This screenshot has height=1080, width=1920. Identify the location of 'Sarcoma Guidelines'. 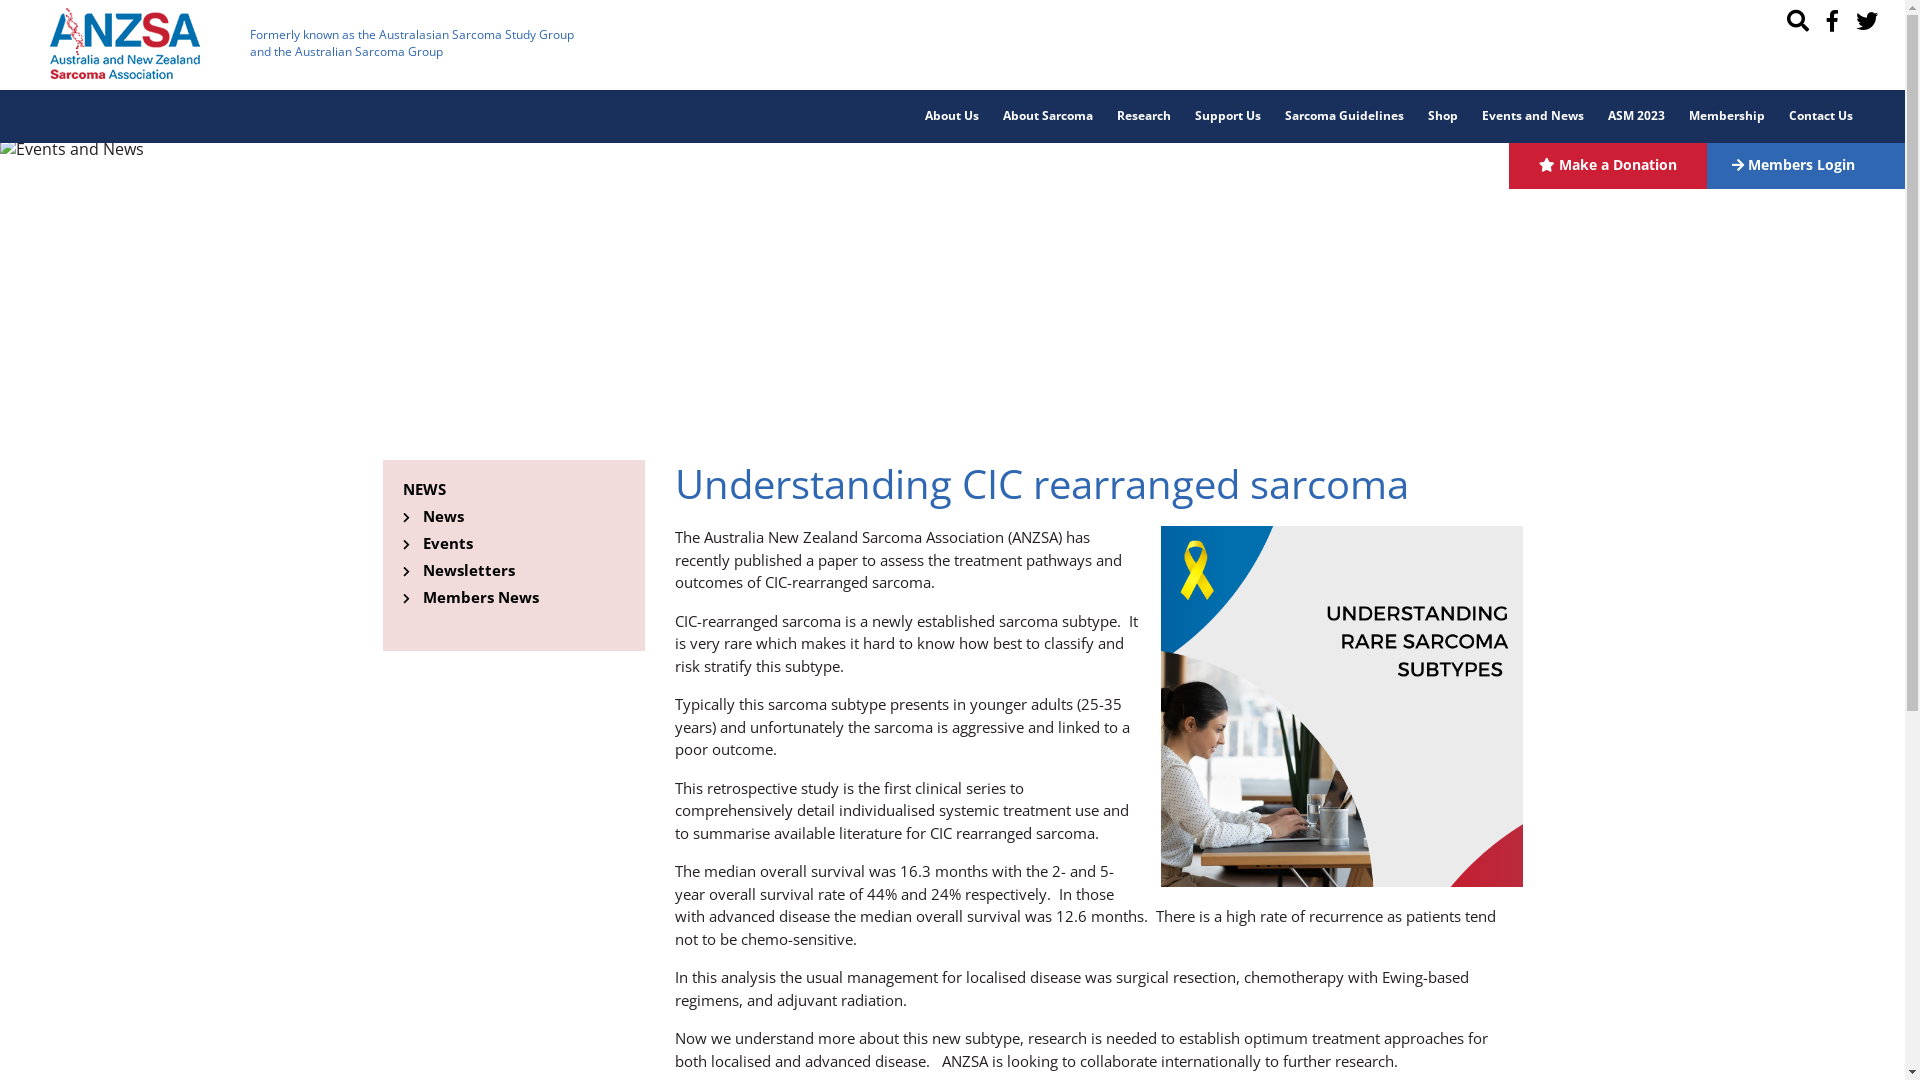
(1344, 116).